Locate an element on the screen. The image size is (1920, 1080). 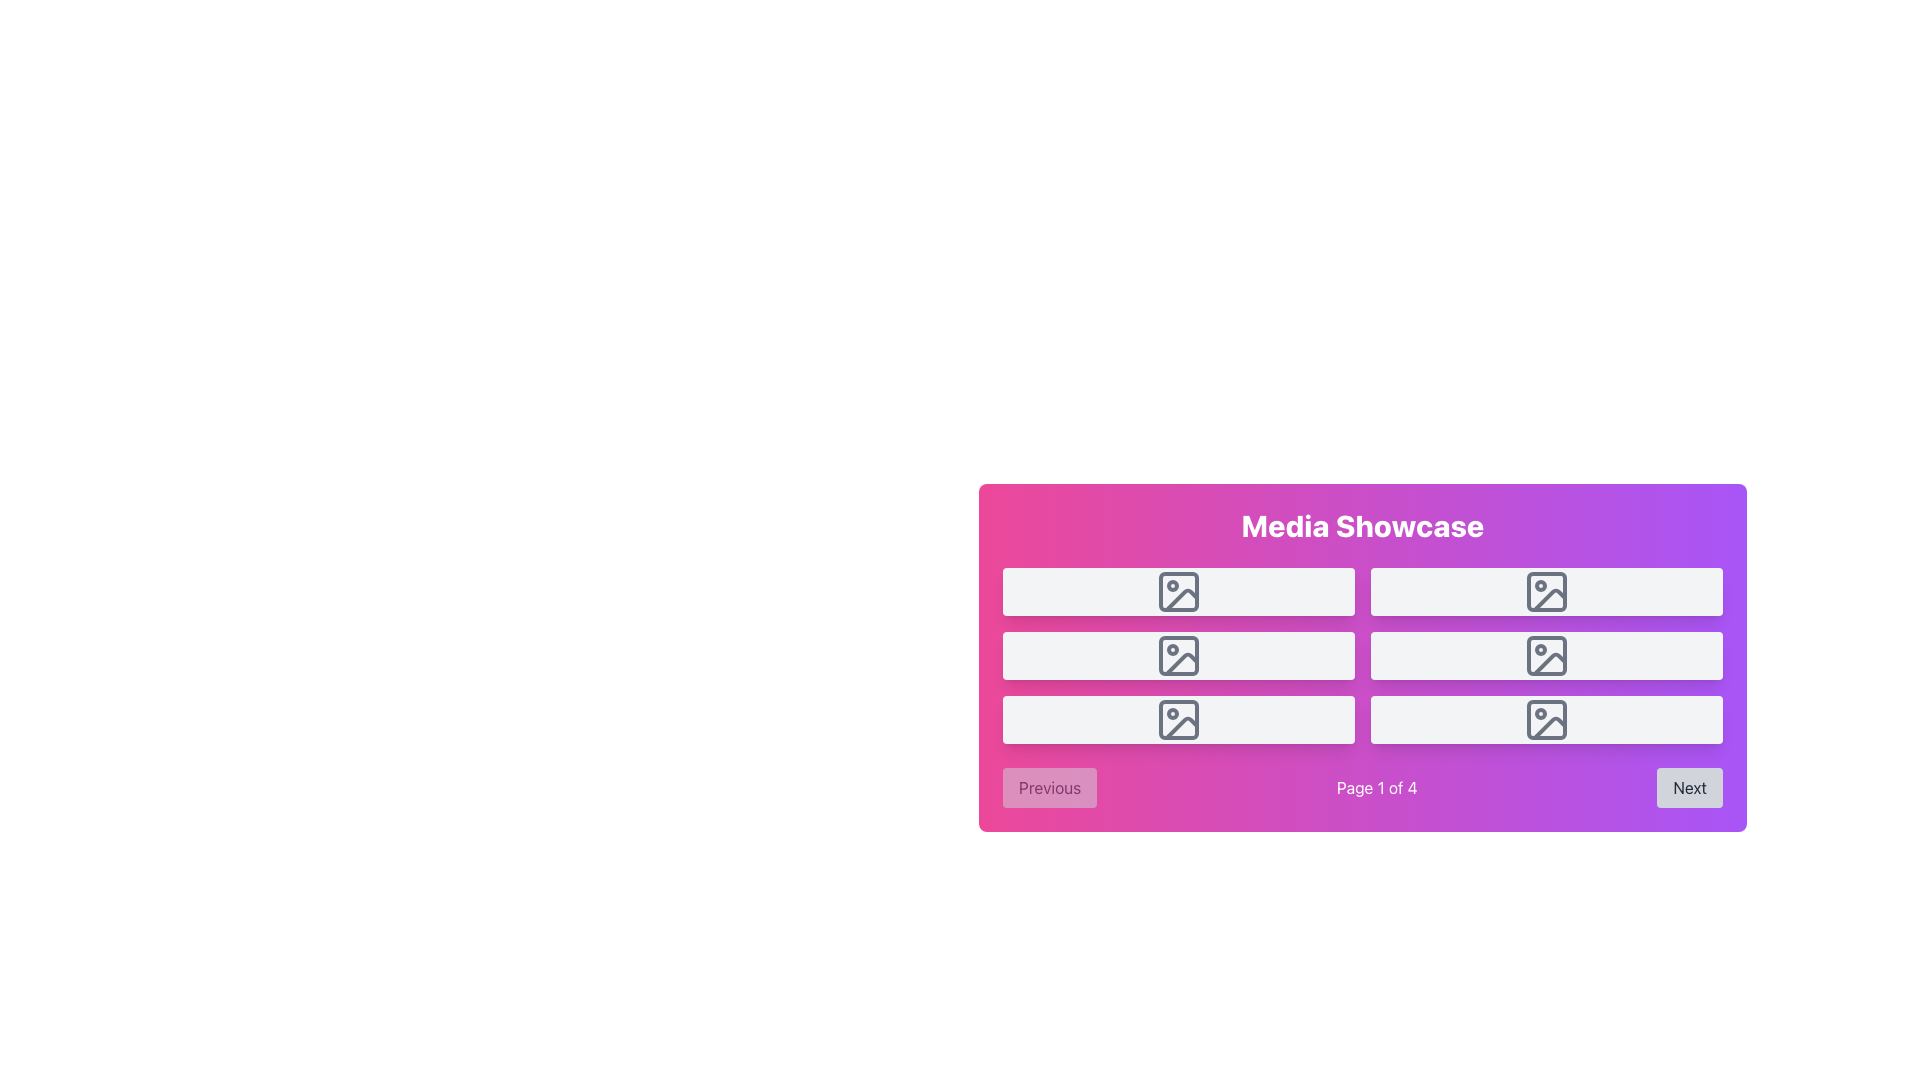
the image placeholder icon located in the second column of the second row within the 'Media Showcase' grid is located at coordinates (1545, 655).